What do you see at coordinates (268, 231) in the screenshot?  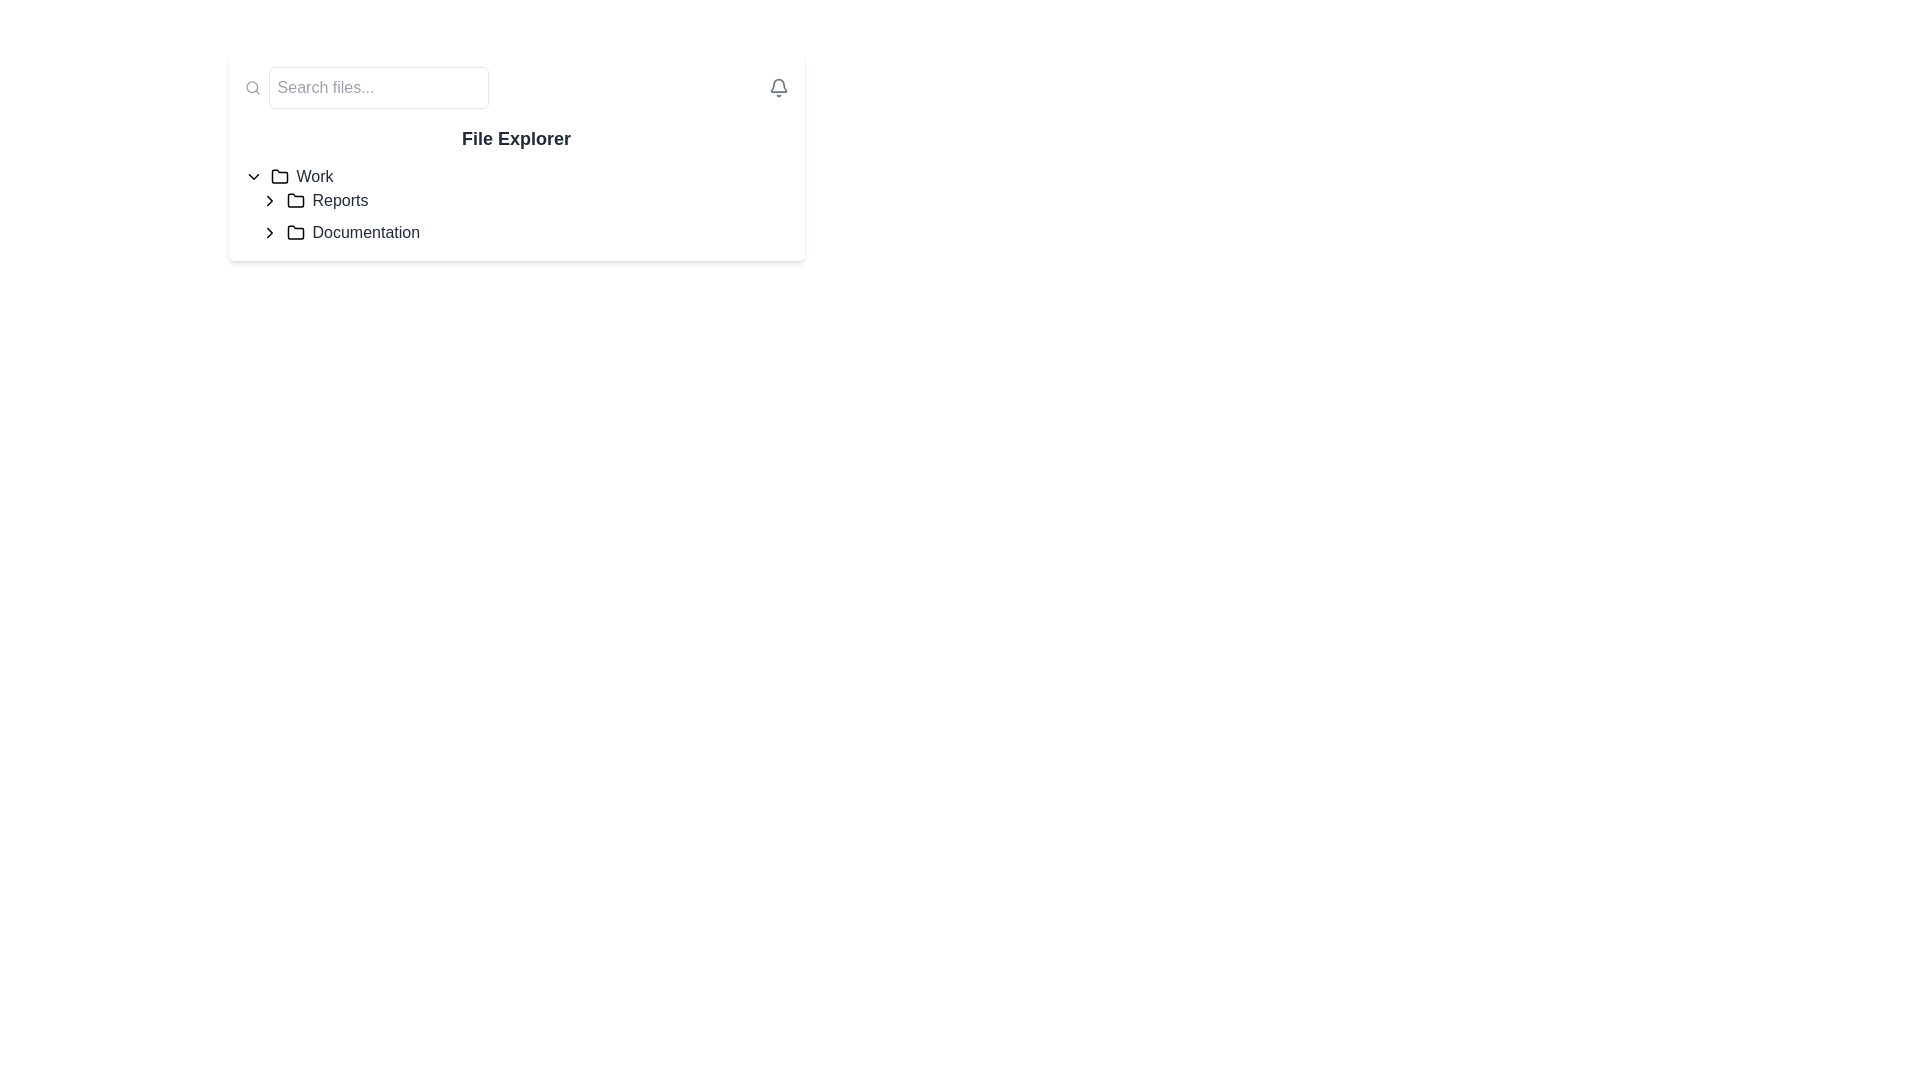 I see `the Chevron icon toggle button located before the 'Documentation' label` at bounding box center [268, 231].